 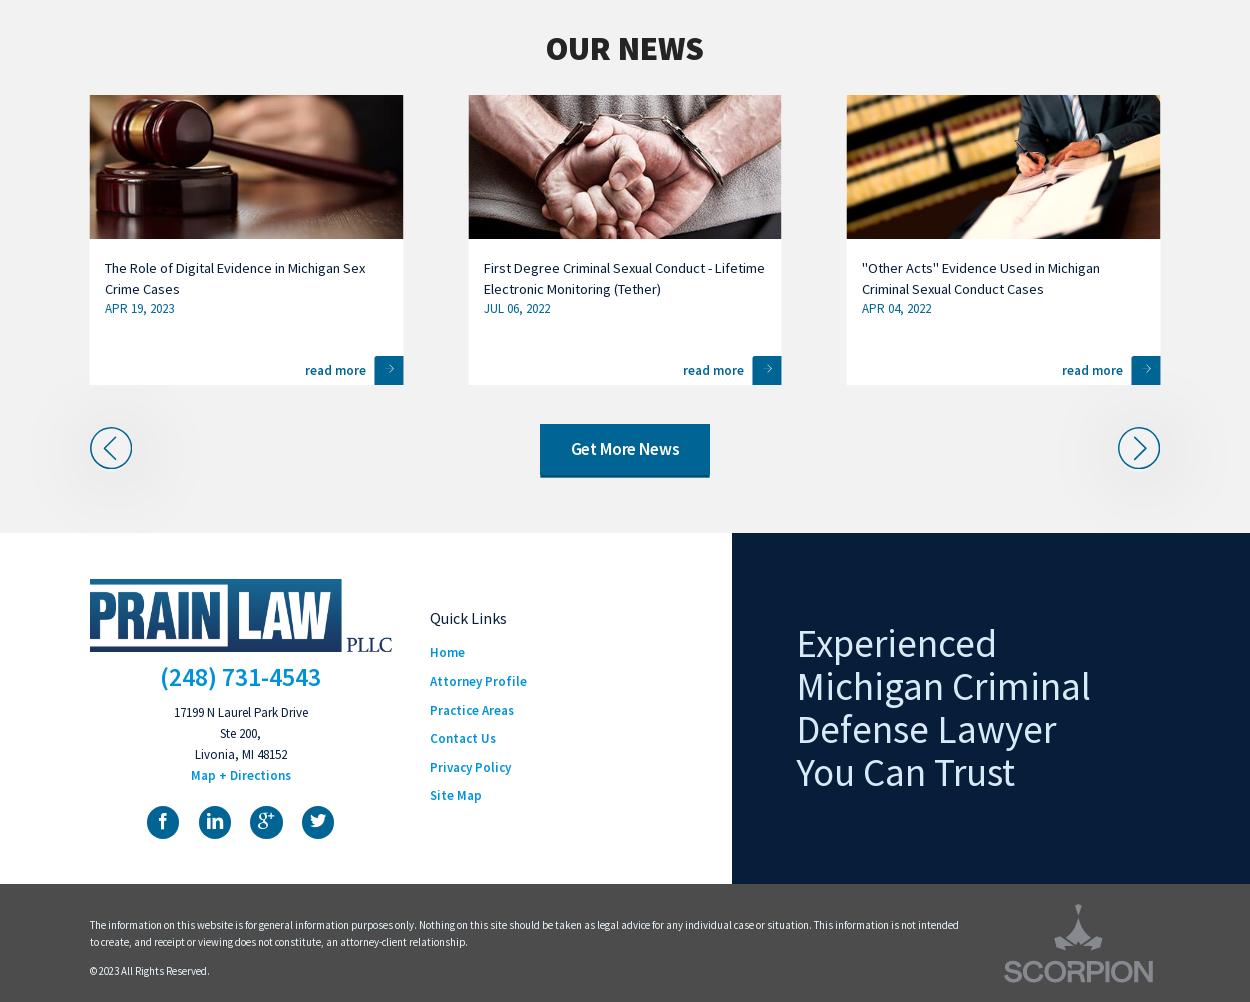 What do you see at coordinates (469, 765) in the screenshot?
I see `'Privacy Policy'` at bounding box center [469, 765].